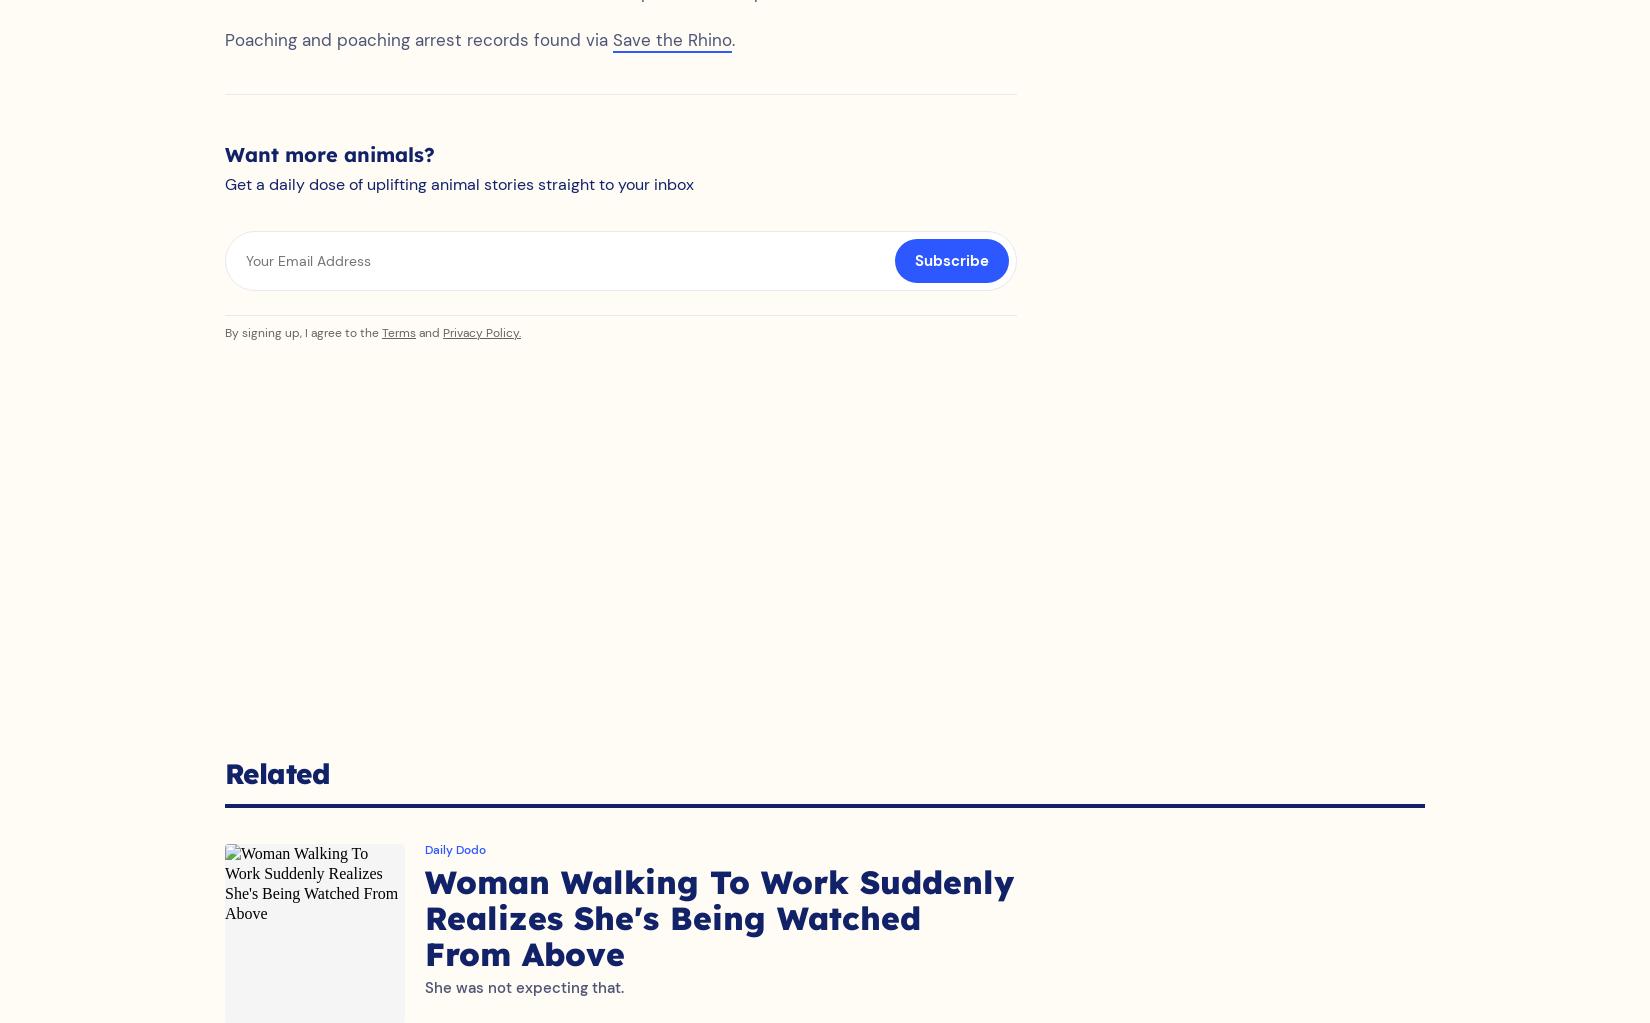 The height and width of the screenshot is (1023, 1650). What do you see at coordinates (225, 203) in the screenshot?
I see `'Get a daily dose of uplifting animal stories straight to your inbox'` at bounding box center [225, 203].